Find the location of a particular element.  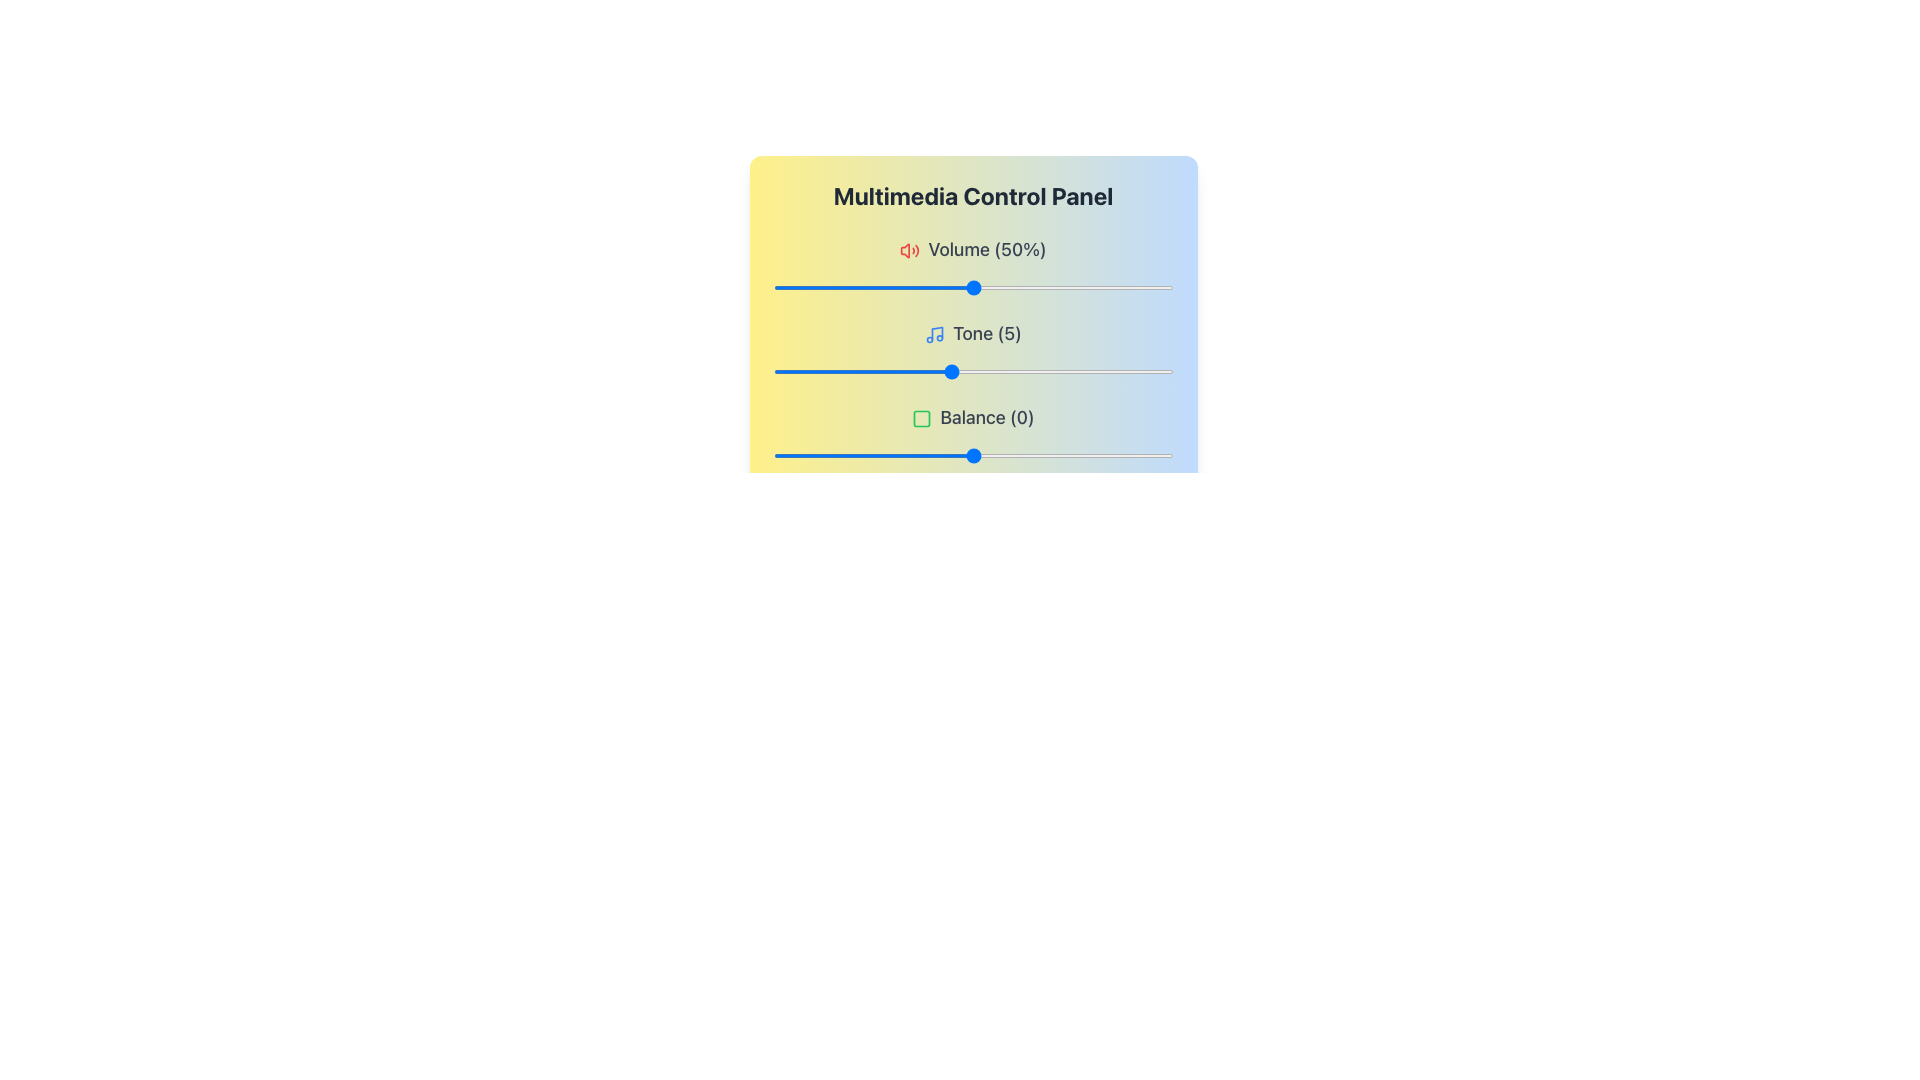

the SVG graphical element (rectangle) that serves as a graphical indicator for the 'Balance' functionality, positioned between the 'Tone (5)' label and slider and the 'Balance' slider is located at coordinates (921, 418).